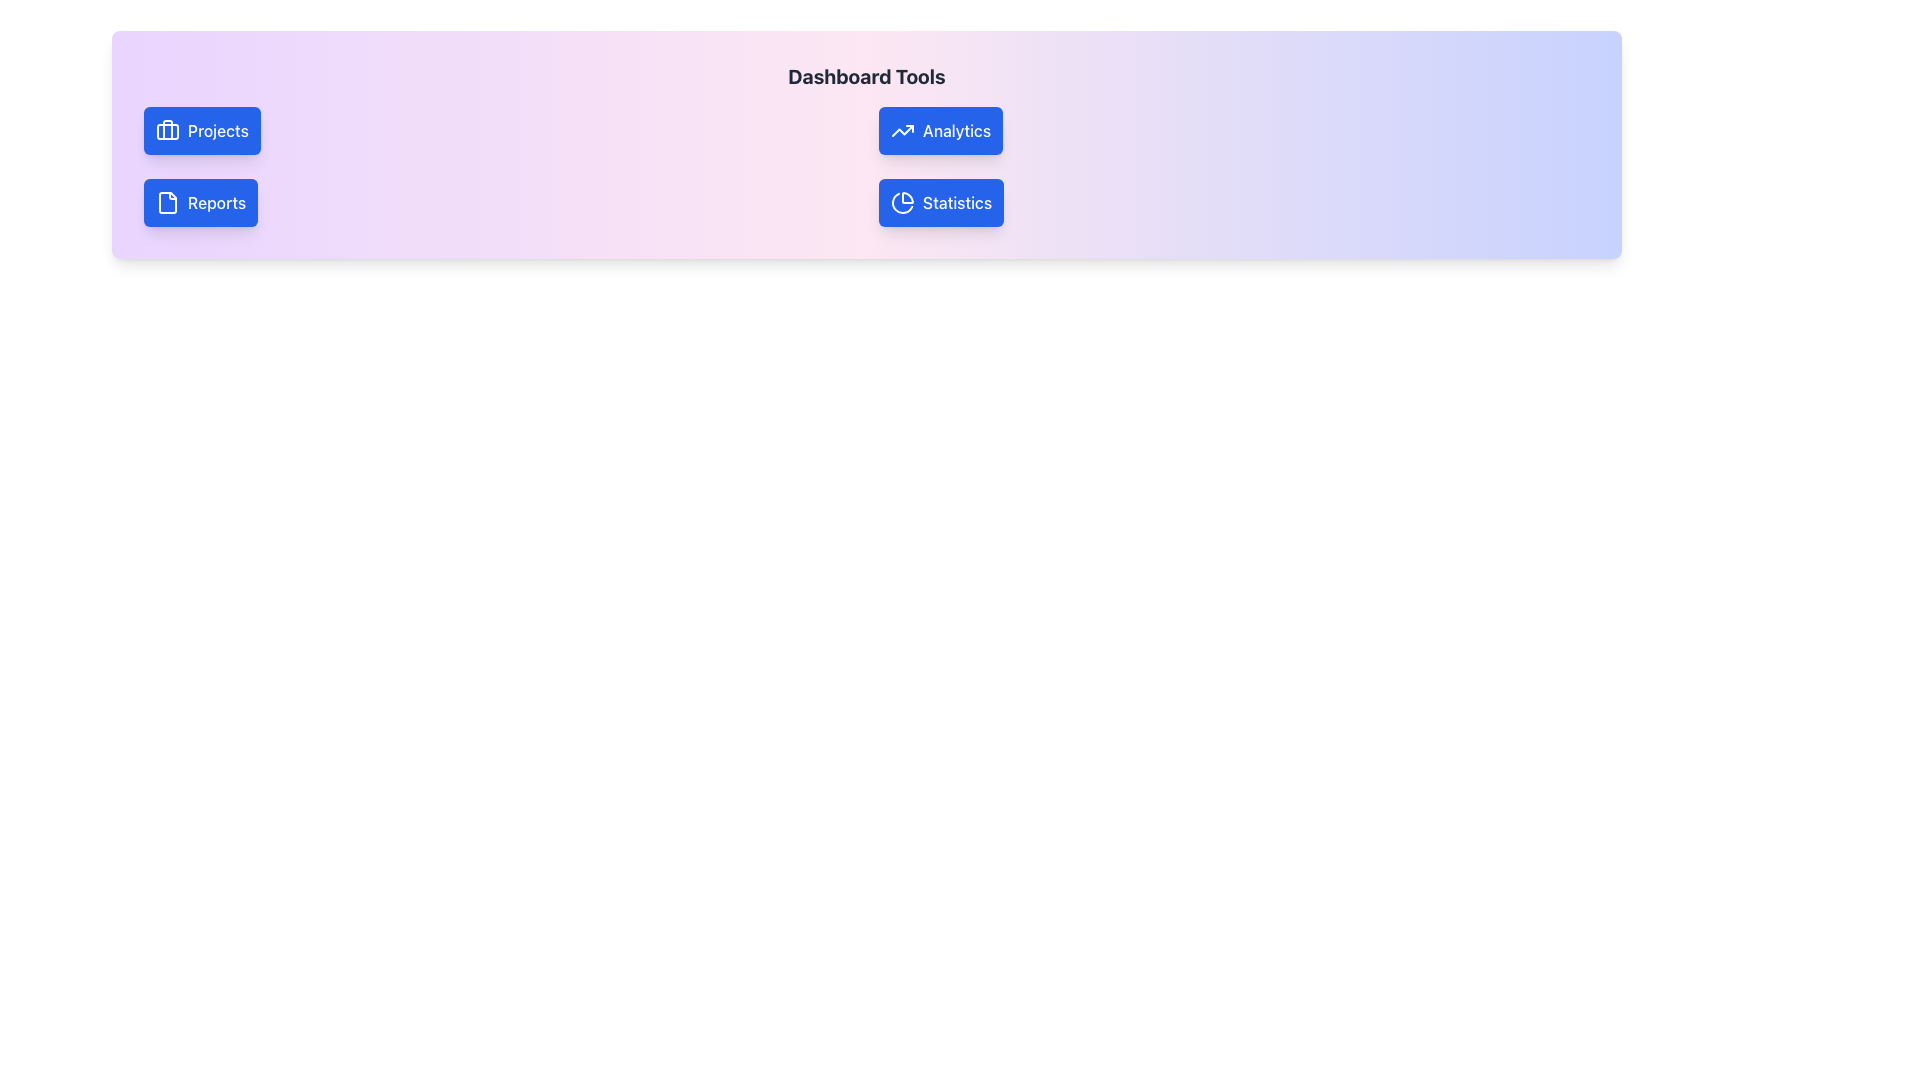 This screenshot has height=1080, width=1920. I want to click on the 'Analytics' button, so click(939, 131).